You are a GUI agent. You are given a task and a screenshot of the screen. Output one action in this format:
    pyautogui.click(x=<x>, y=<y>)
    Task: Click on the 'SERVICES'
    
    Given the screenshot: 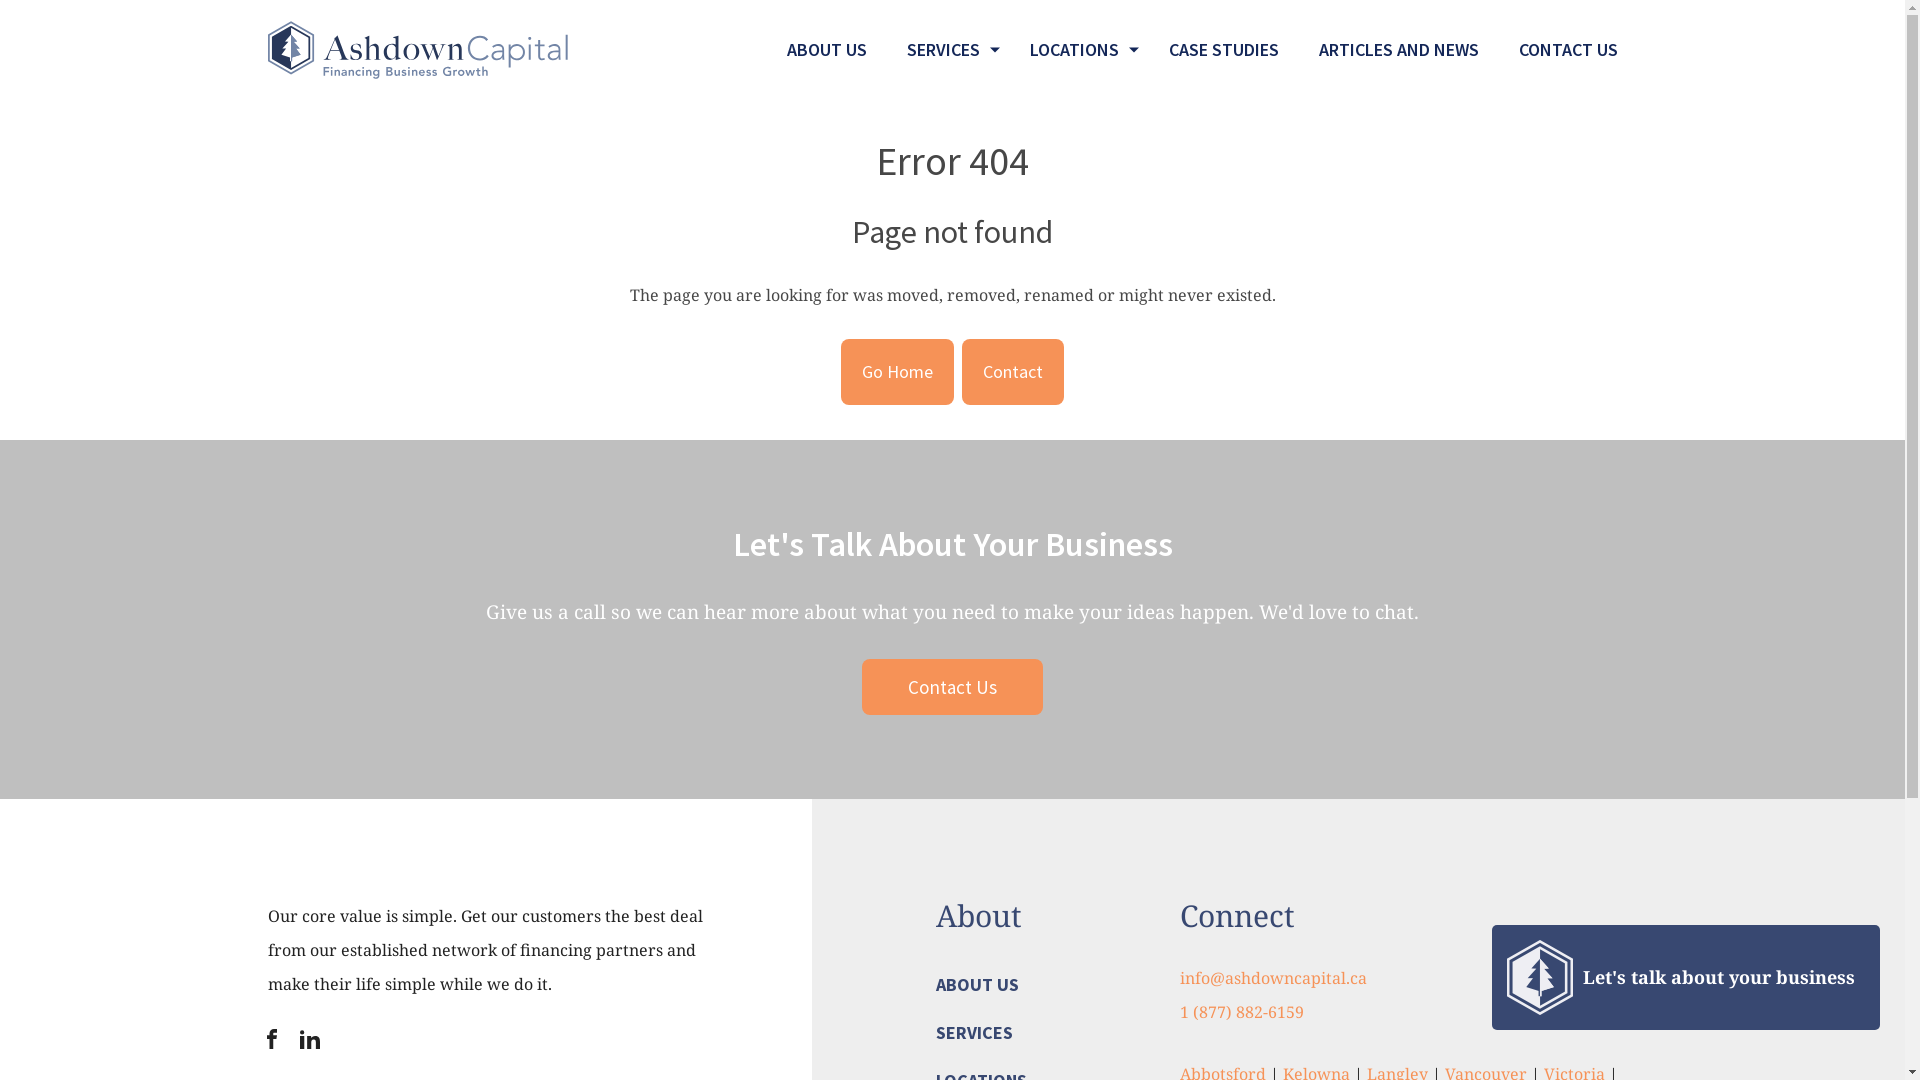 What is the action you would take?
    pyautogui.click(x=946, y=49)
    